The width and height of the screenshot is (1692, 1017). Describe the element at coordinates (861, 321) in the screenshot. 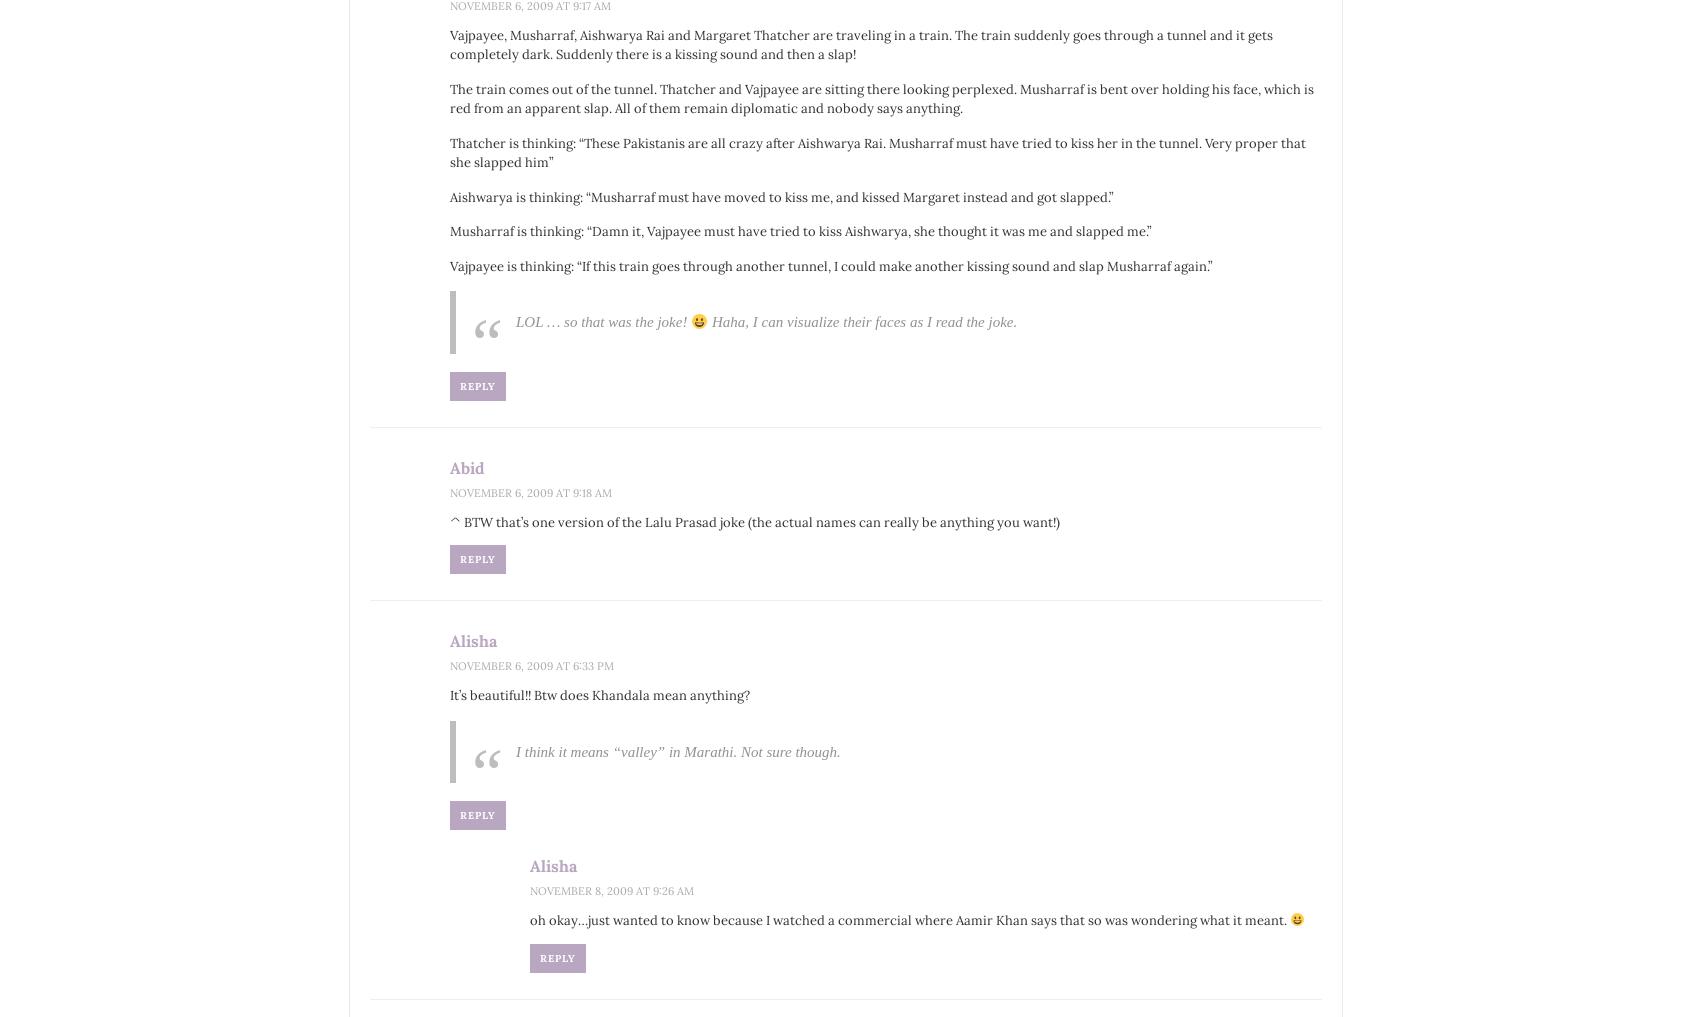

I see `'Haha, I can visualize their faces as I read the joke.'` at that location.